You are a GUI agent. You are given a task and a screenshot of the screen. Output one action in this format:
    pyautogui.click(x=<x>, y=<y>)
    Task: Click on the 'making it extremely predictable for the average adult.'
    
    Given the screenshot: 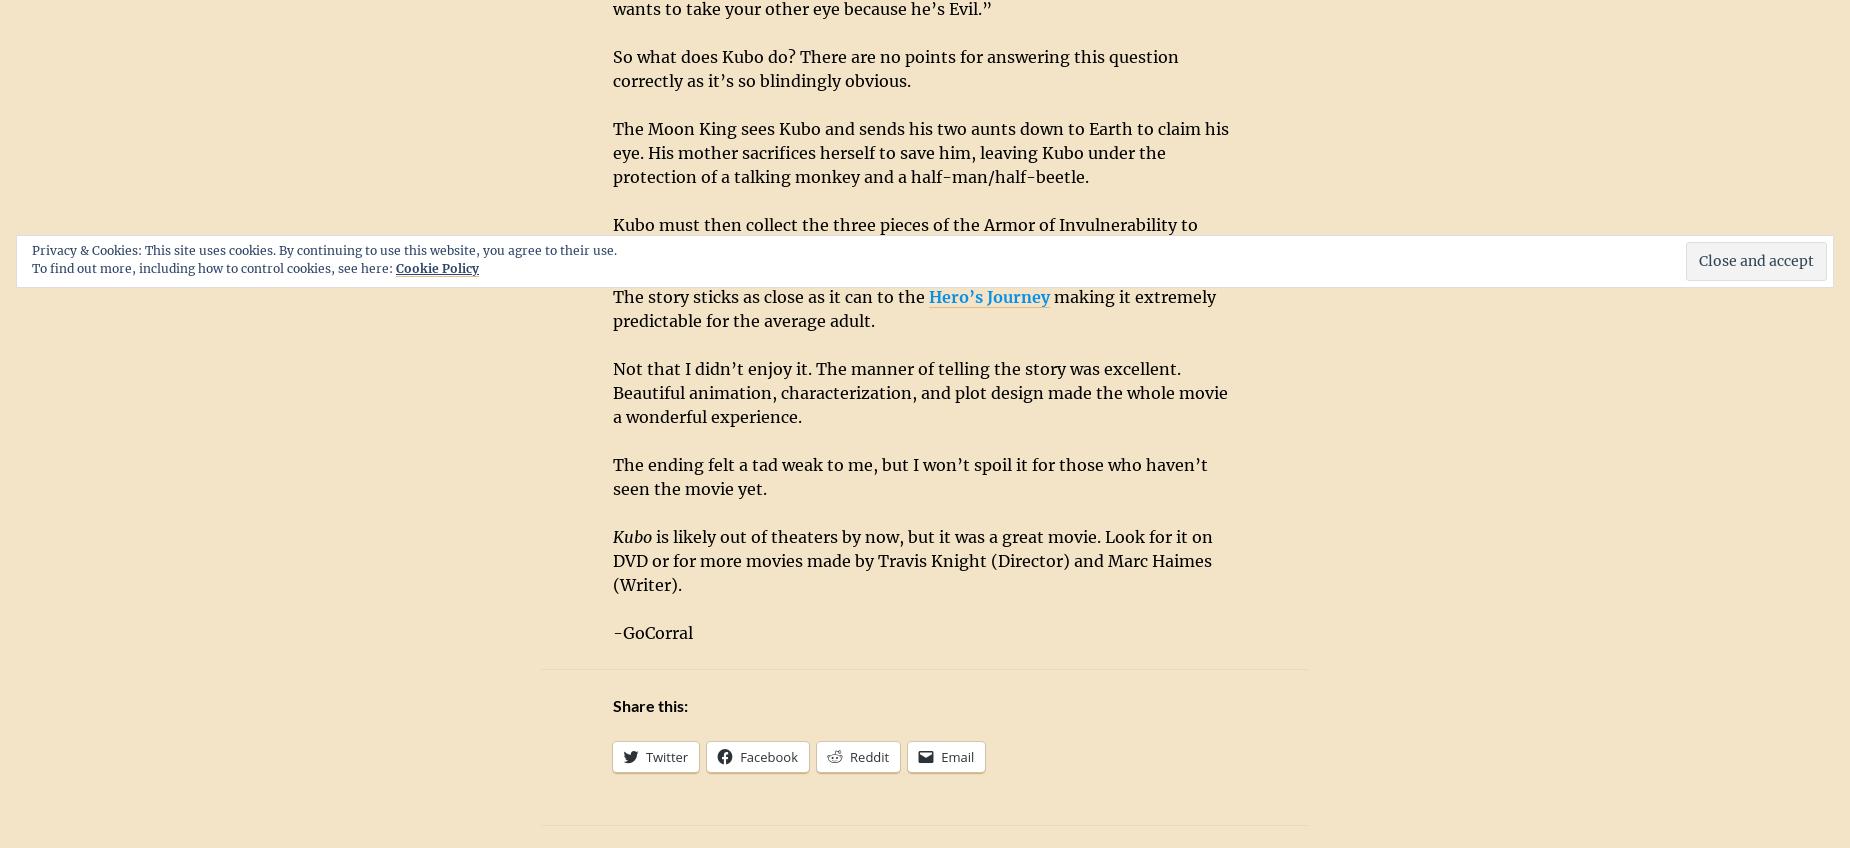 What is the action you would take?
    pyautogui.click(x=914, y=309)
    